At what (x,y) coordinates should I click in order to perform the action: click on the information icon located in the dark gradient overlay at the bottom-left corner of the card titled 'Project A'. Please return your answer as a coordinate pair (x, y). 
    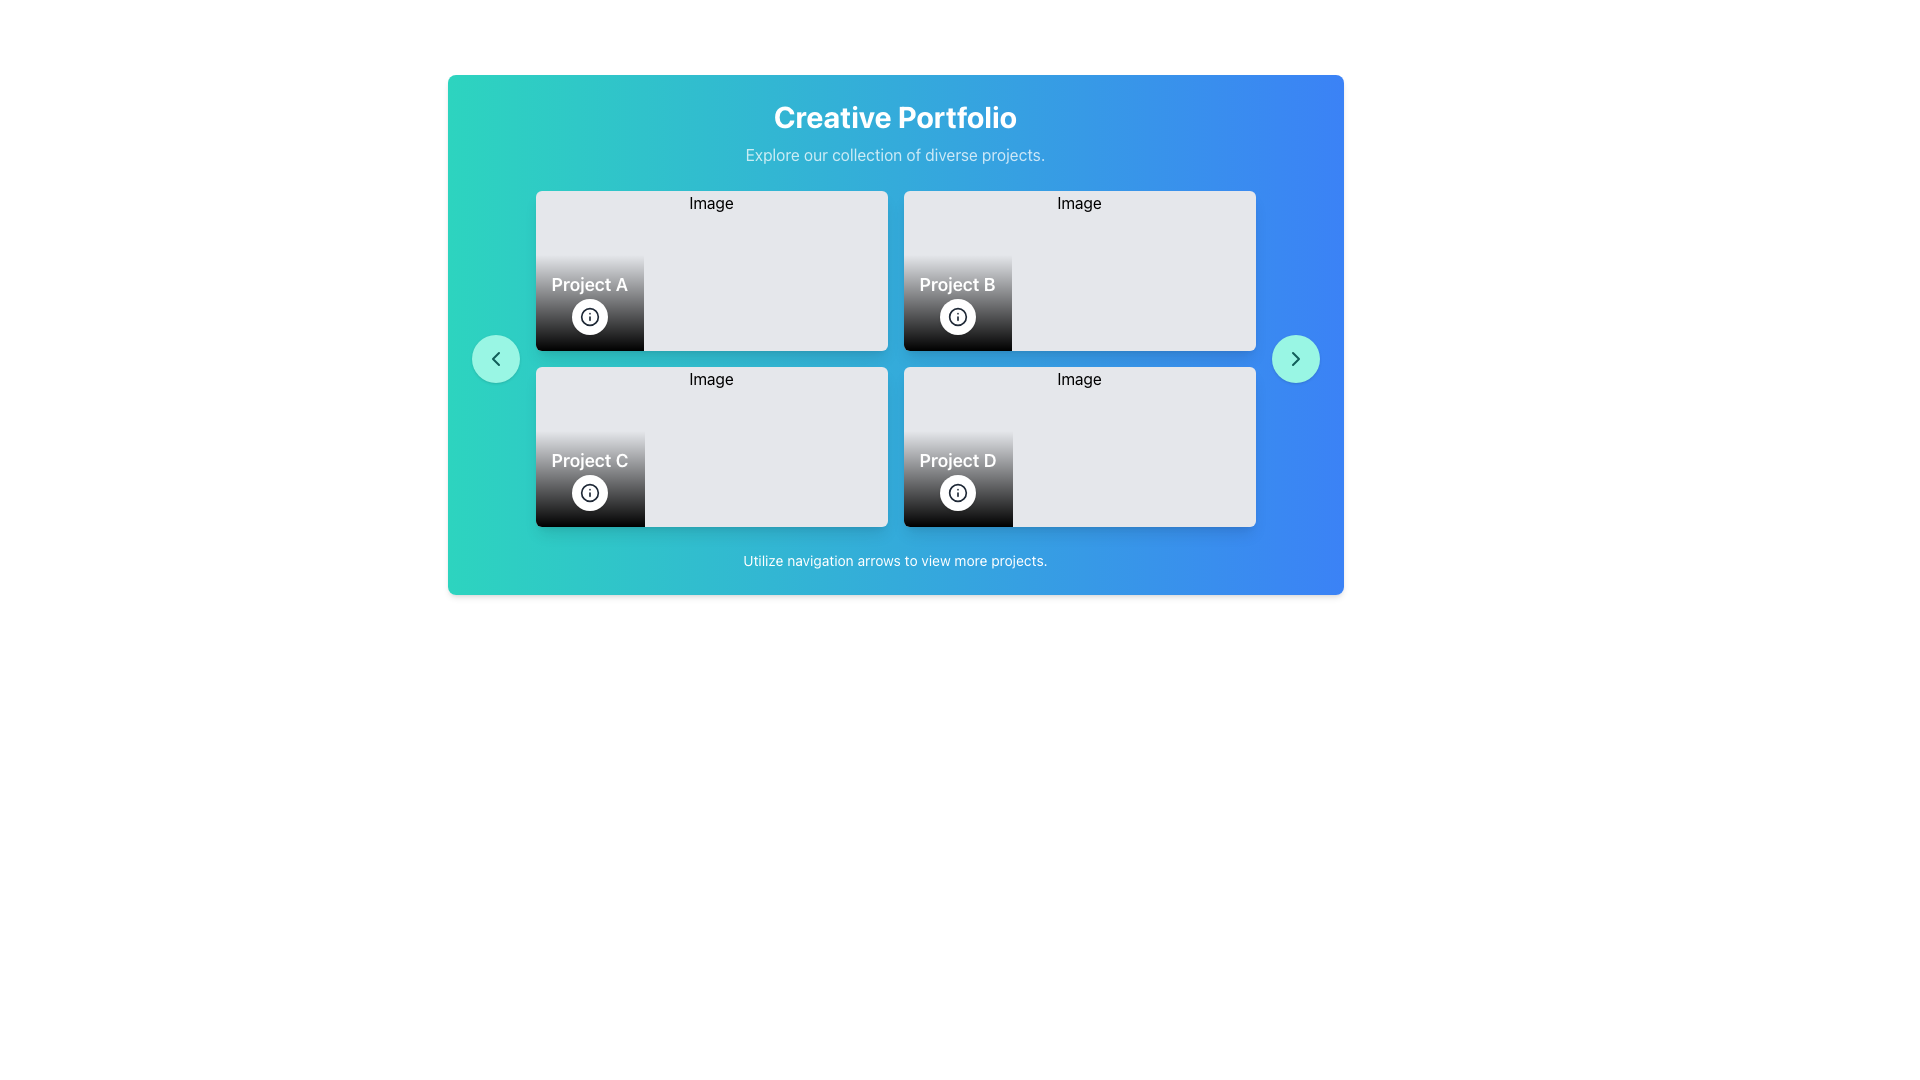
    Looking at the image, I should click on (588, 303).